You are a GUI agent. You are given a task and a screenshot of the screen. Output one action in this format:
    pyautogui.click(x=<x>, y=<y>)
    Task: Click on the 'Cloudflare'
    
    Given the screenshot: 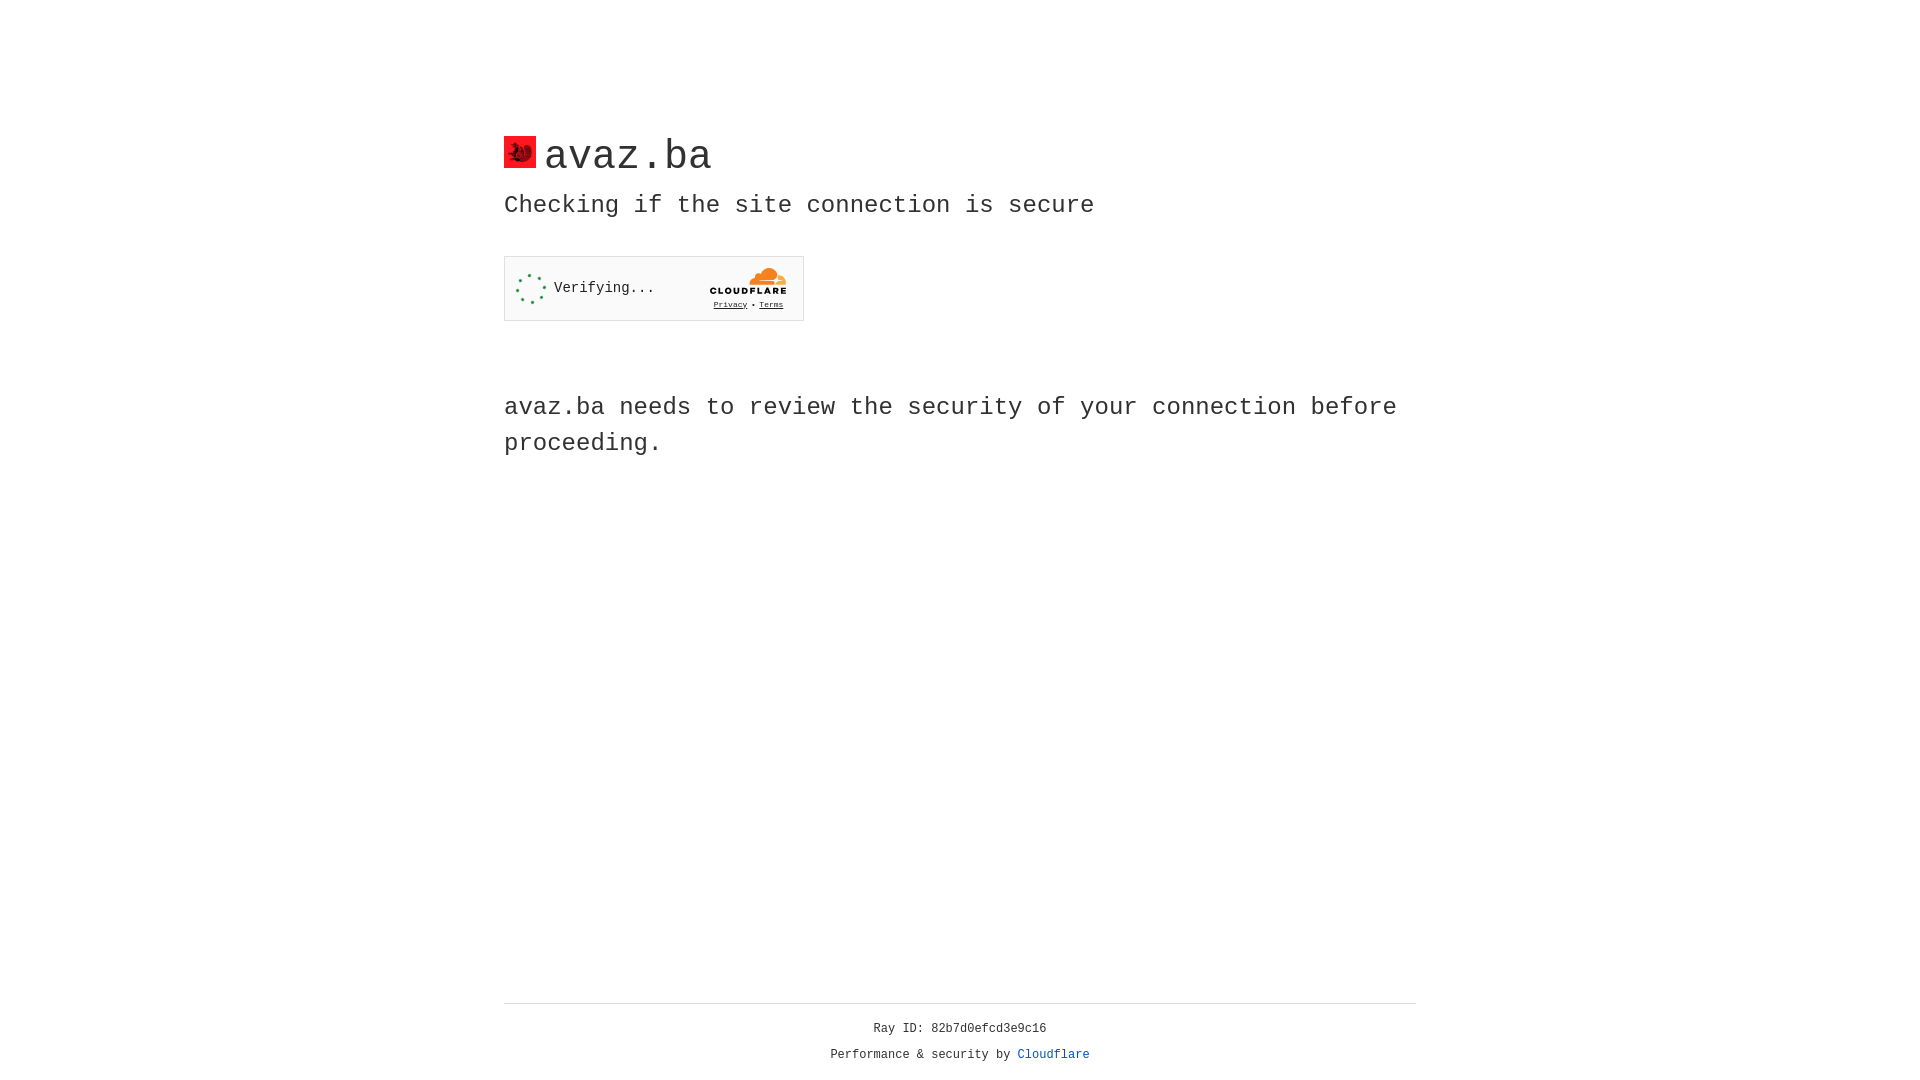 What is the action you would take?
    pyautogui.click(x=1053, y=1054)
    